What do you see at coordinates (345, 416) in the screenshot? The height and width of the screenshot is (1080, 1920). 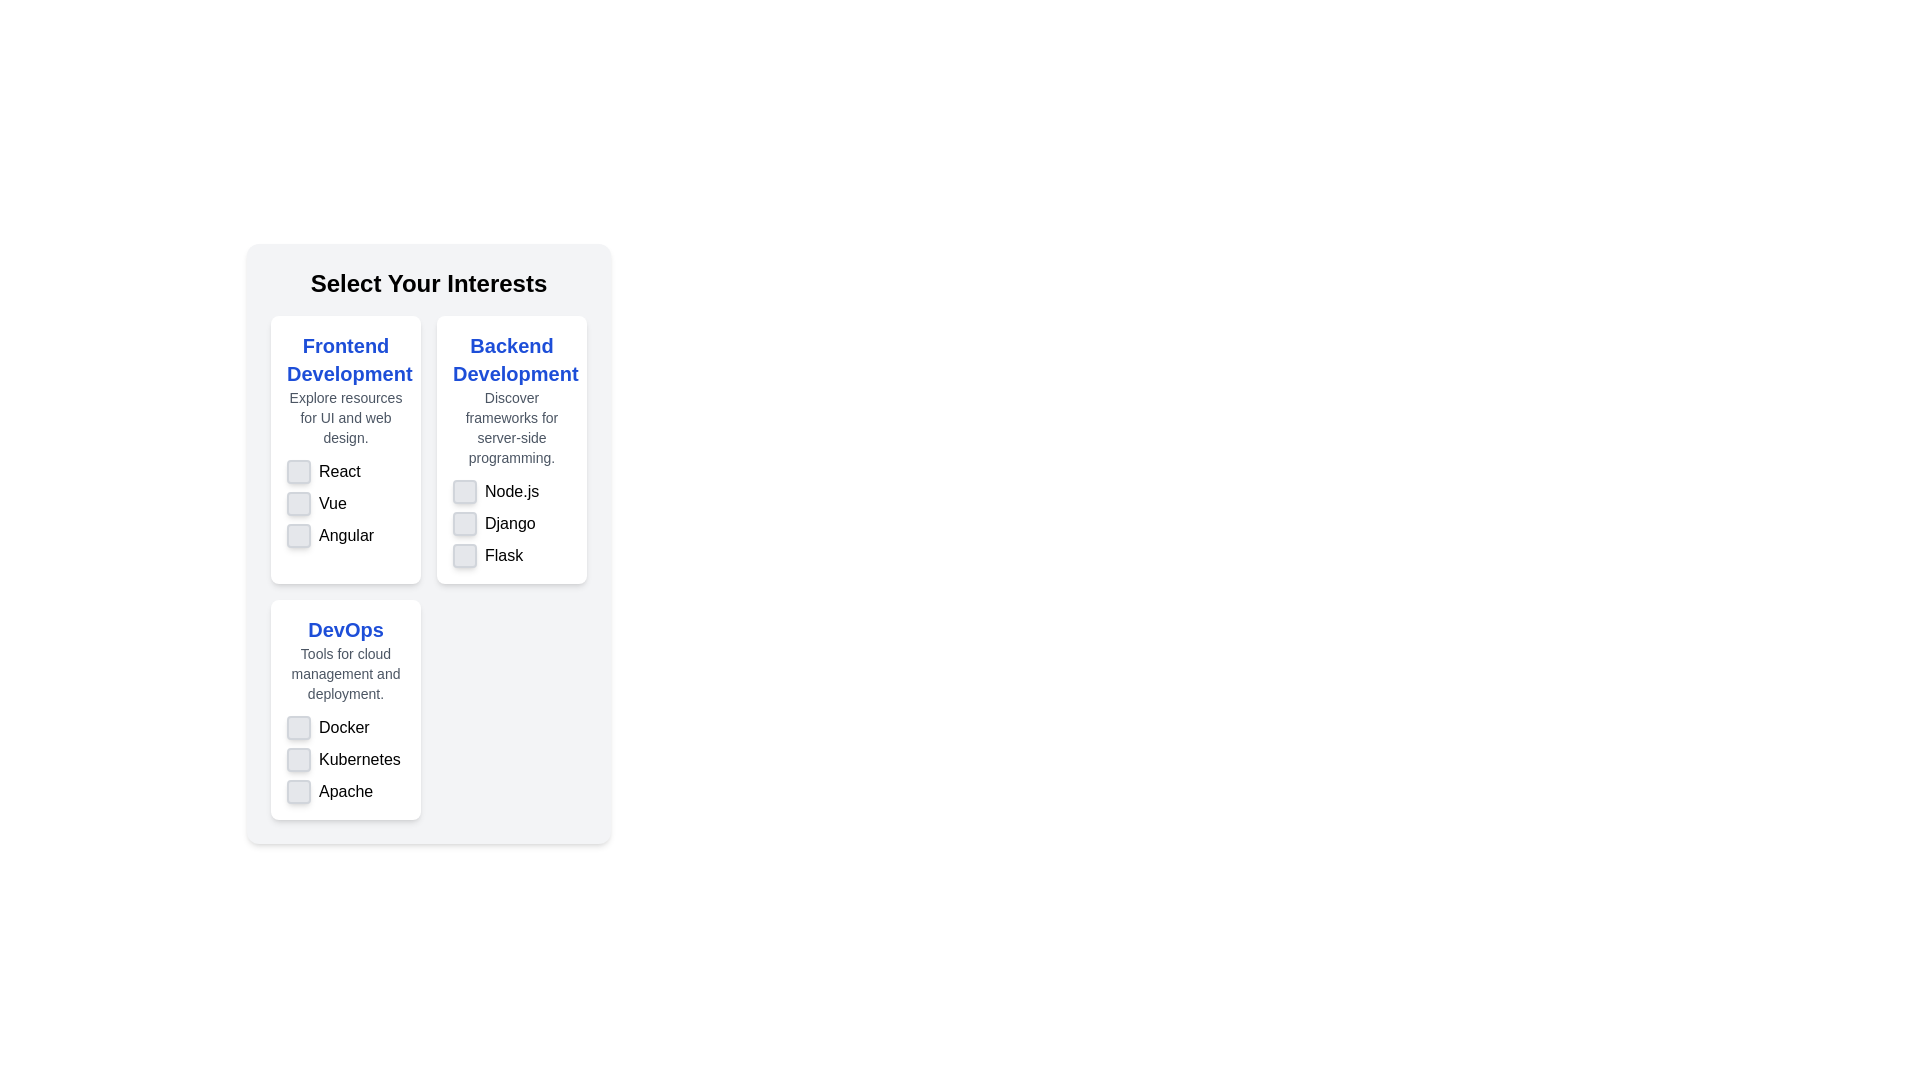 I see `the static text element that reads 'Explore resources for UI and web design', which is located directly beneath the title 'Frontend Development' in the leftmost card of the interface` at bounding box center [345, 416].